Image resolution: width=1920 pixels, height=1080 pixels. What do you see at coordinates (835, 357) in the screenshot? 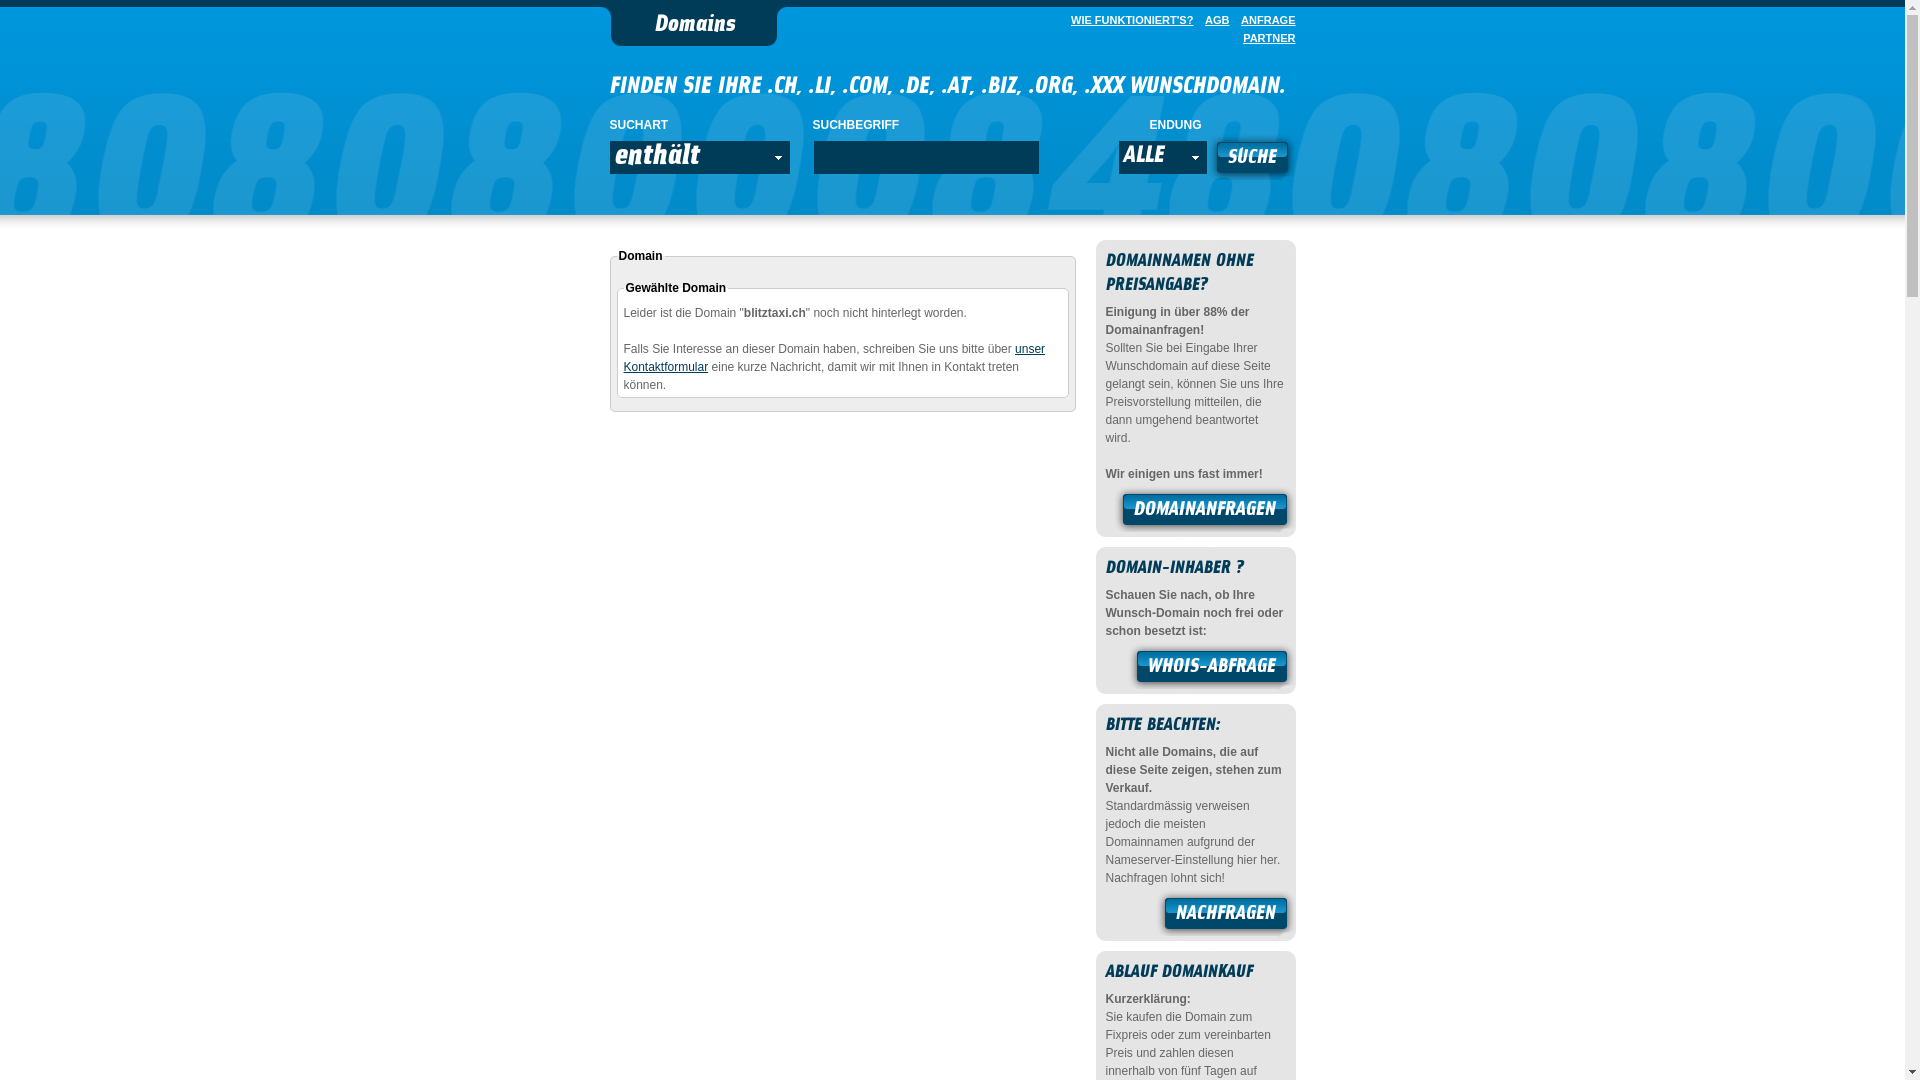
I see `'unser Kontaktformular'` at bounding box center [835, 357].